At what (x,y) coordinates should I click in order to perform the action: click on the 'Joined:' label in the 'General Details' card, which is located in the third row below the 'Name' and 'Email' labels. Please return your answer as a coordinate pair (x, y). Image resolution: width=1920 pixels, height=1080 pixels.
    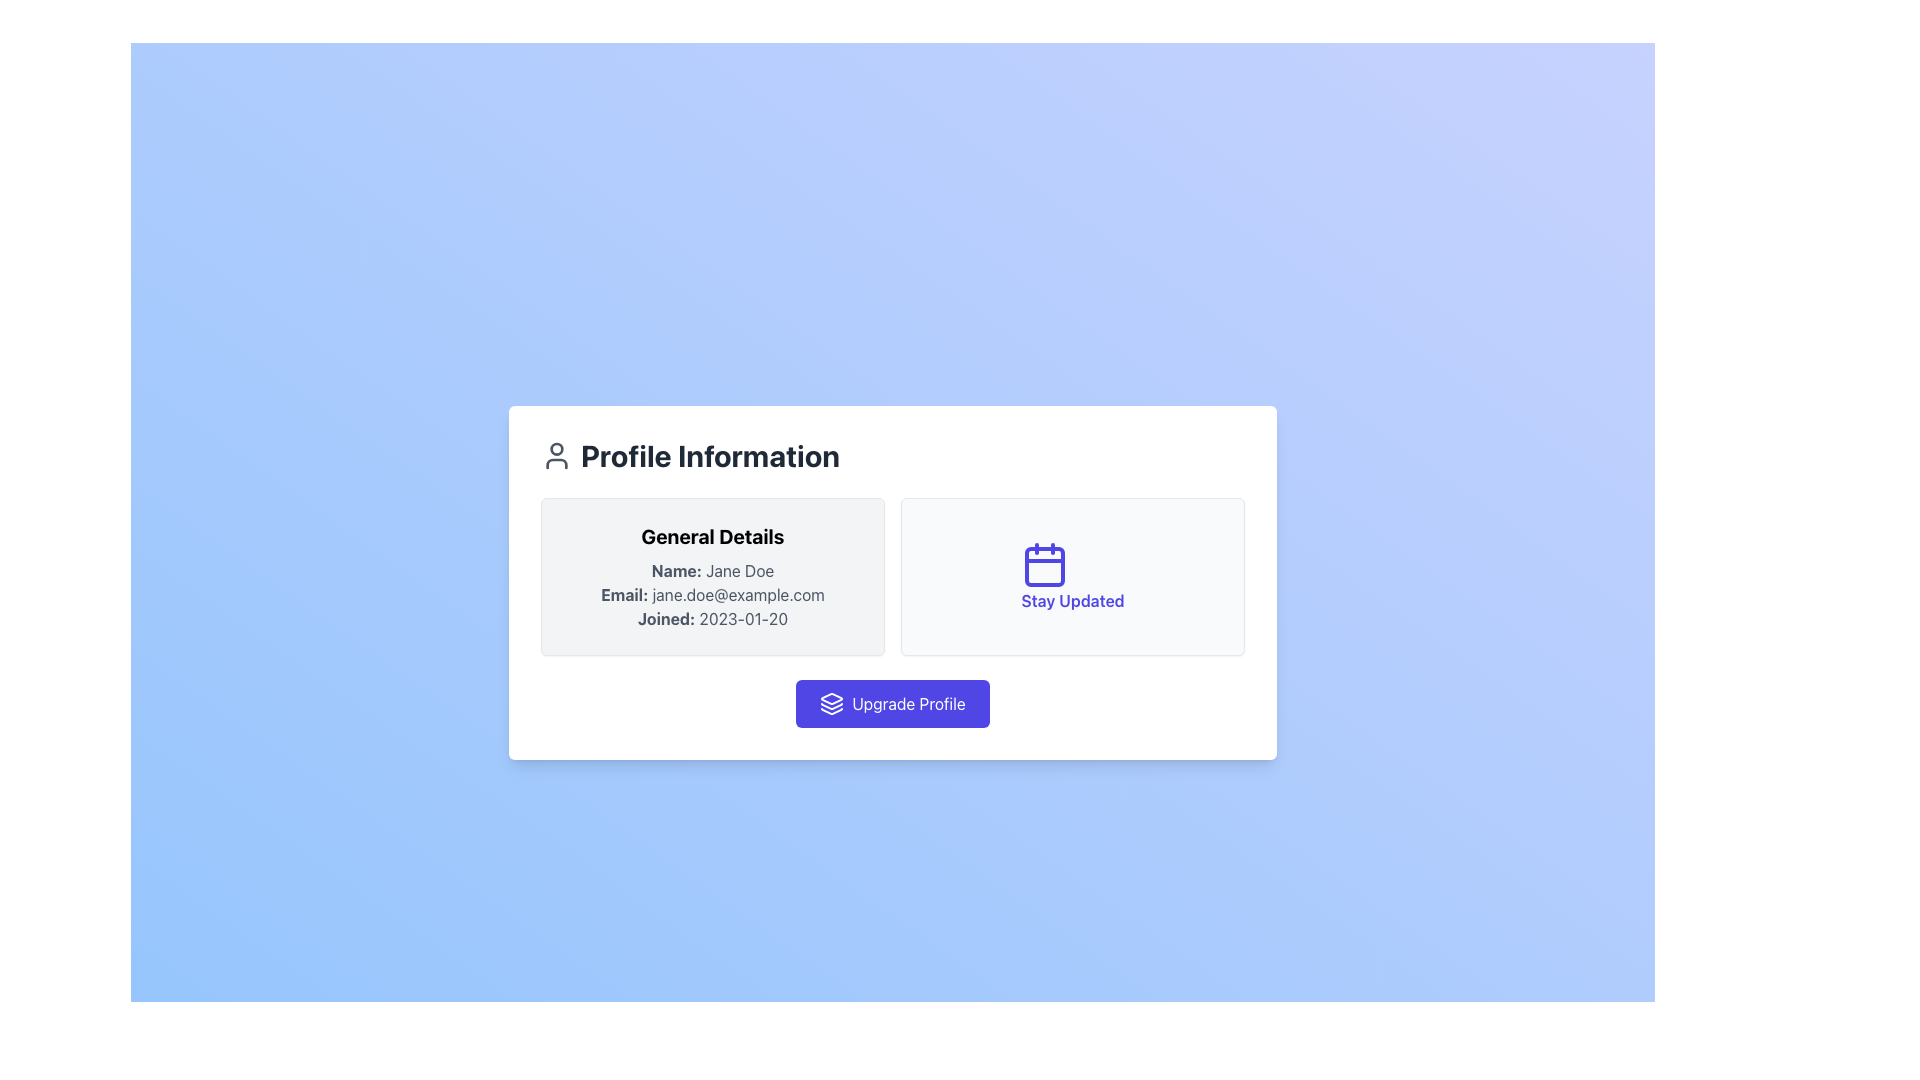
    Looking at the image, I should click on (666, 617).